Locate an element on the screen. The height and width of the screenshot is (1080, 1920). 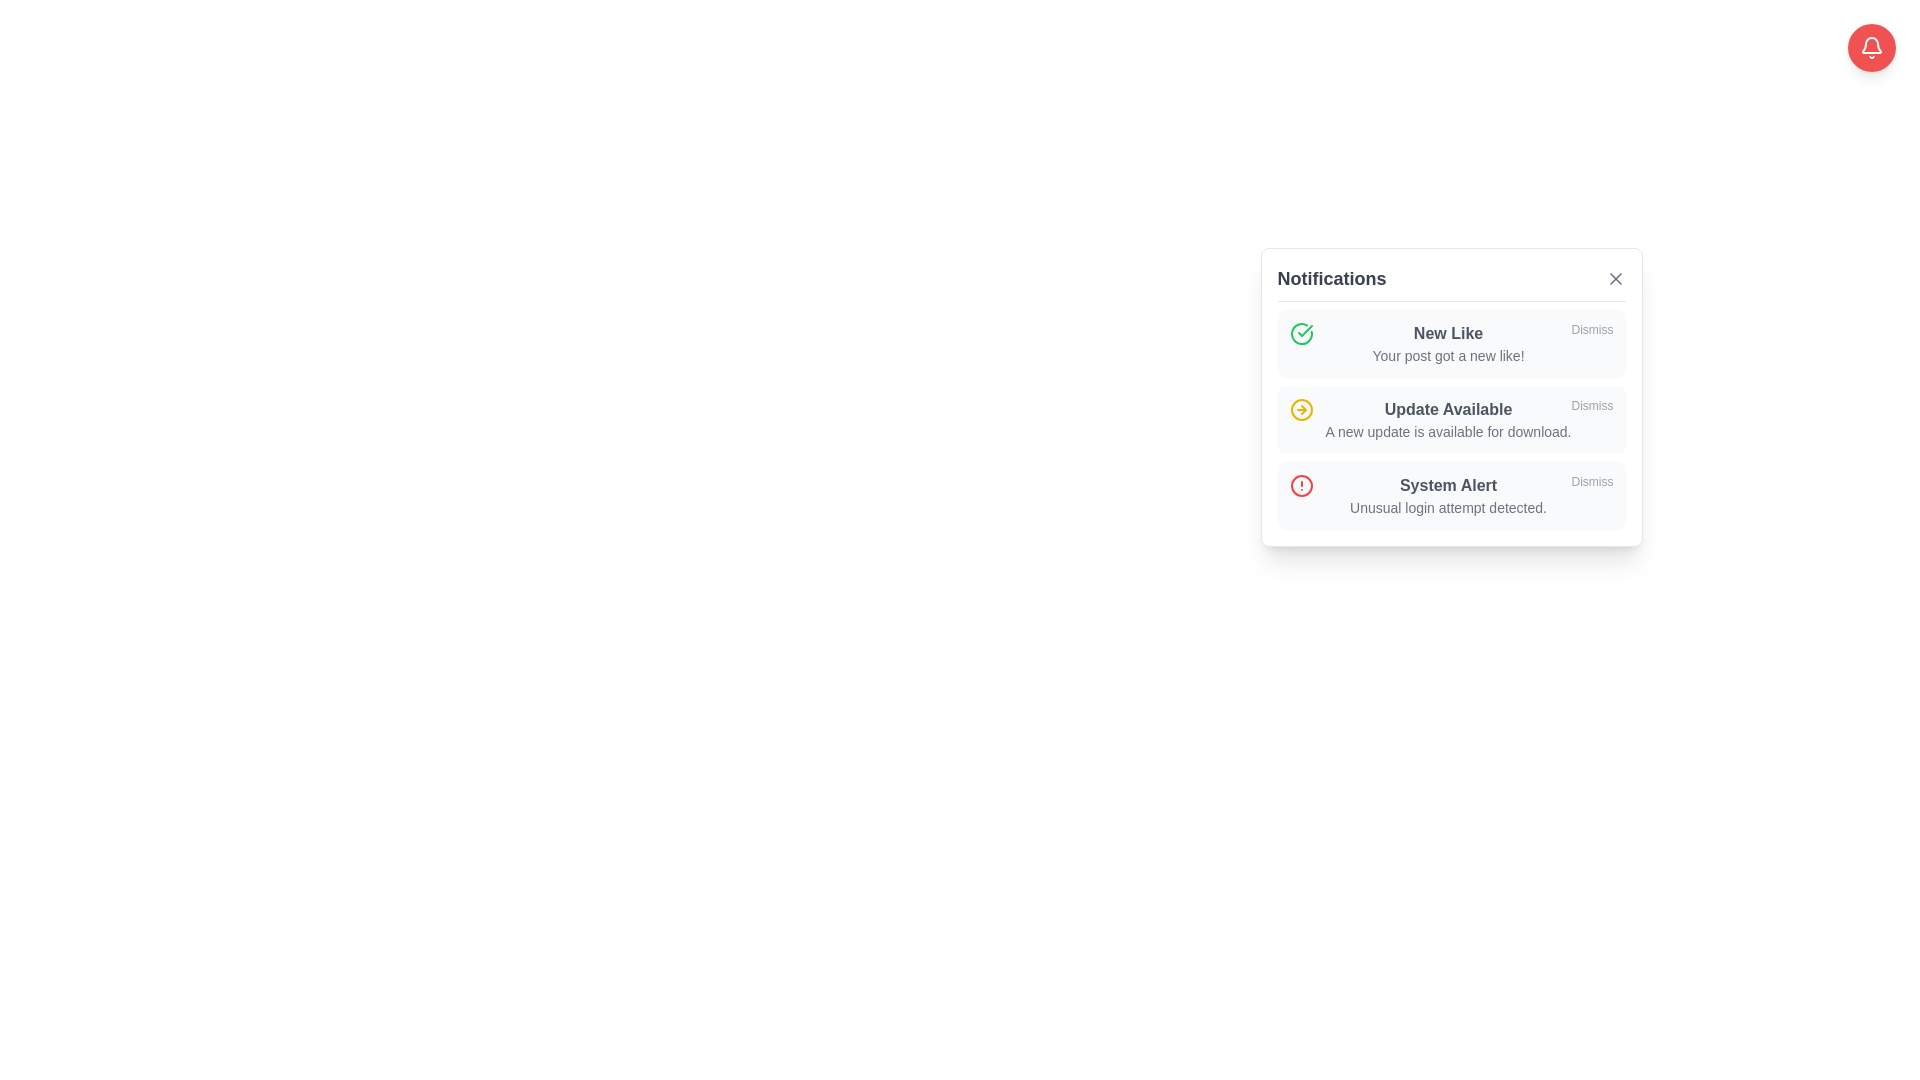
the text element reading 'A new update is available for download.' located below the bold text 'Update Available' in the notifications list is located at coordinates (1448, 431).